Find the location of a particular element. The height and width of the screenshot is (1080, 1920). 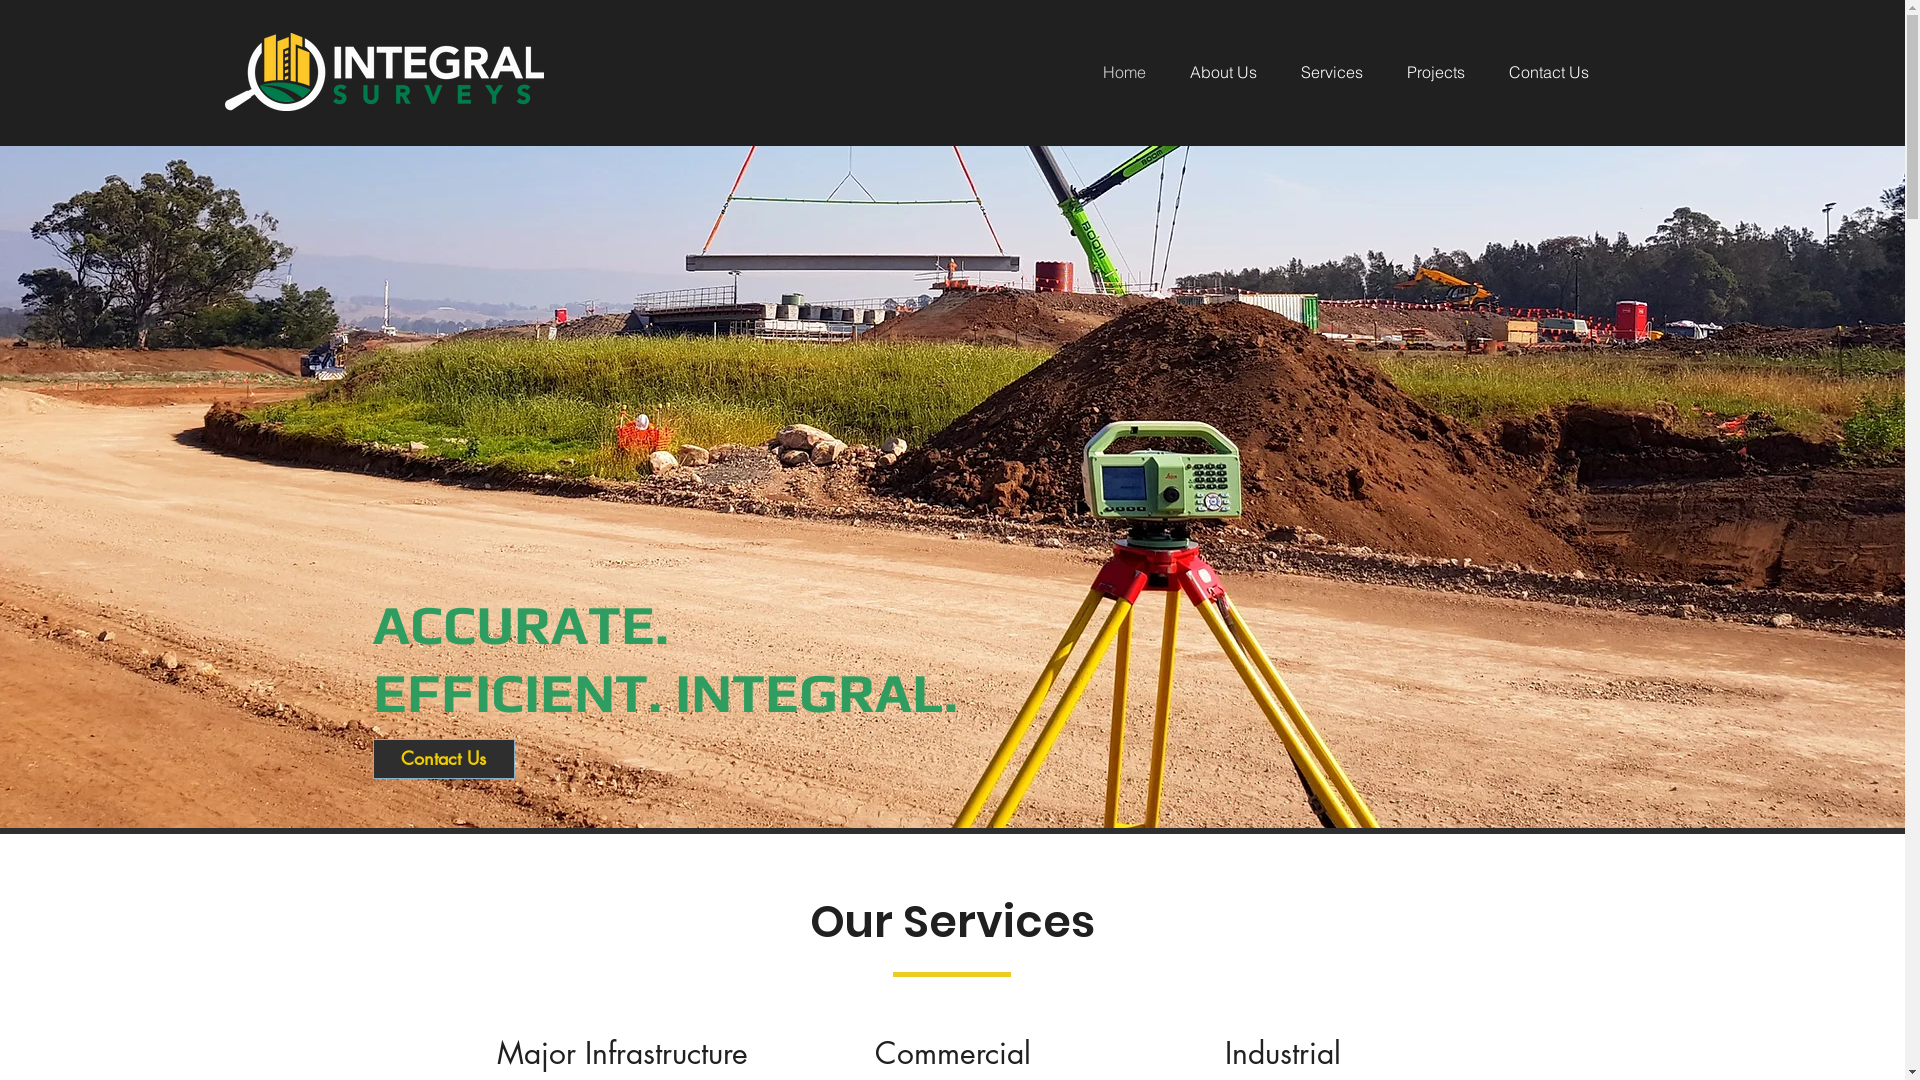

'Projects' is located at coordinates (1421, 71).